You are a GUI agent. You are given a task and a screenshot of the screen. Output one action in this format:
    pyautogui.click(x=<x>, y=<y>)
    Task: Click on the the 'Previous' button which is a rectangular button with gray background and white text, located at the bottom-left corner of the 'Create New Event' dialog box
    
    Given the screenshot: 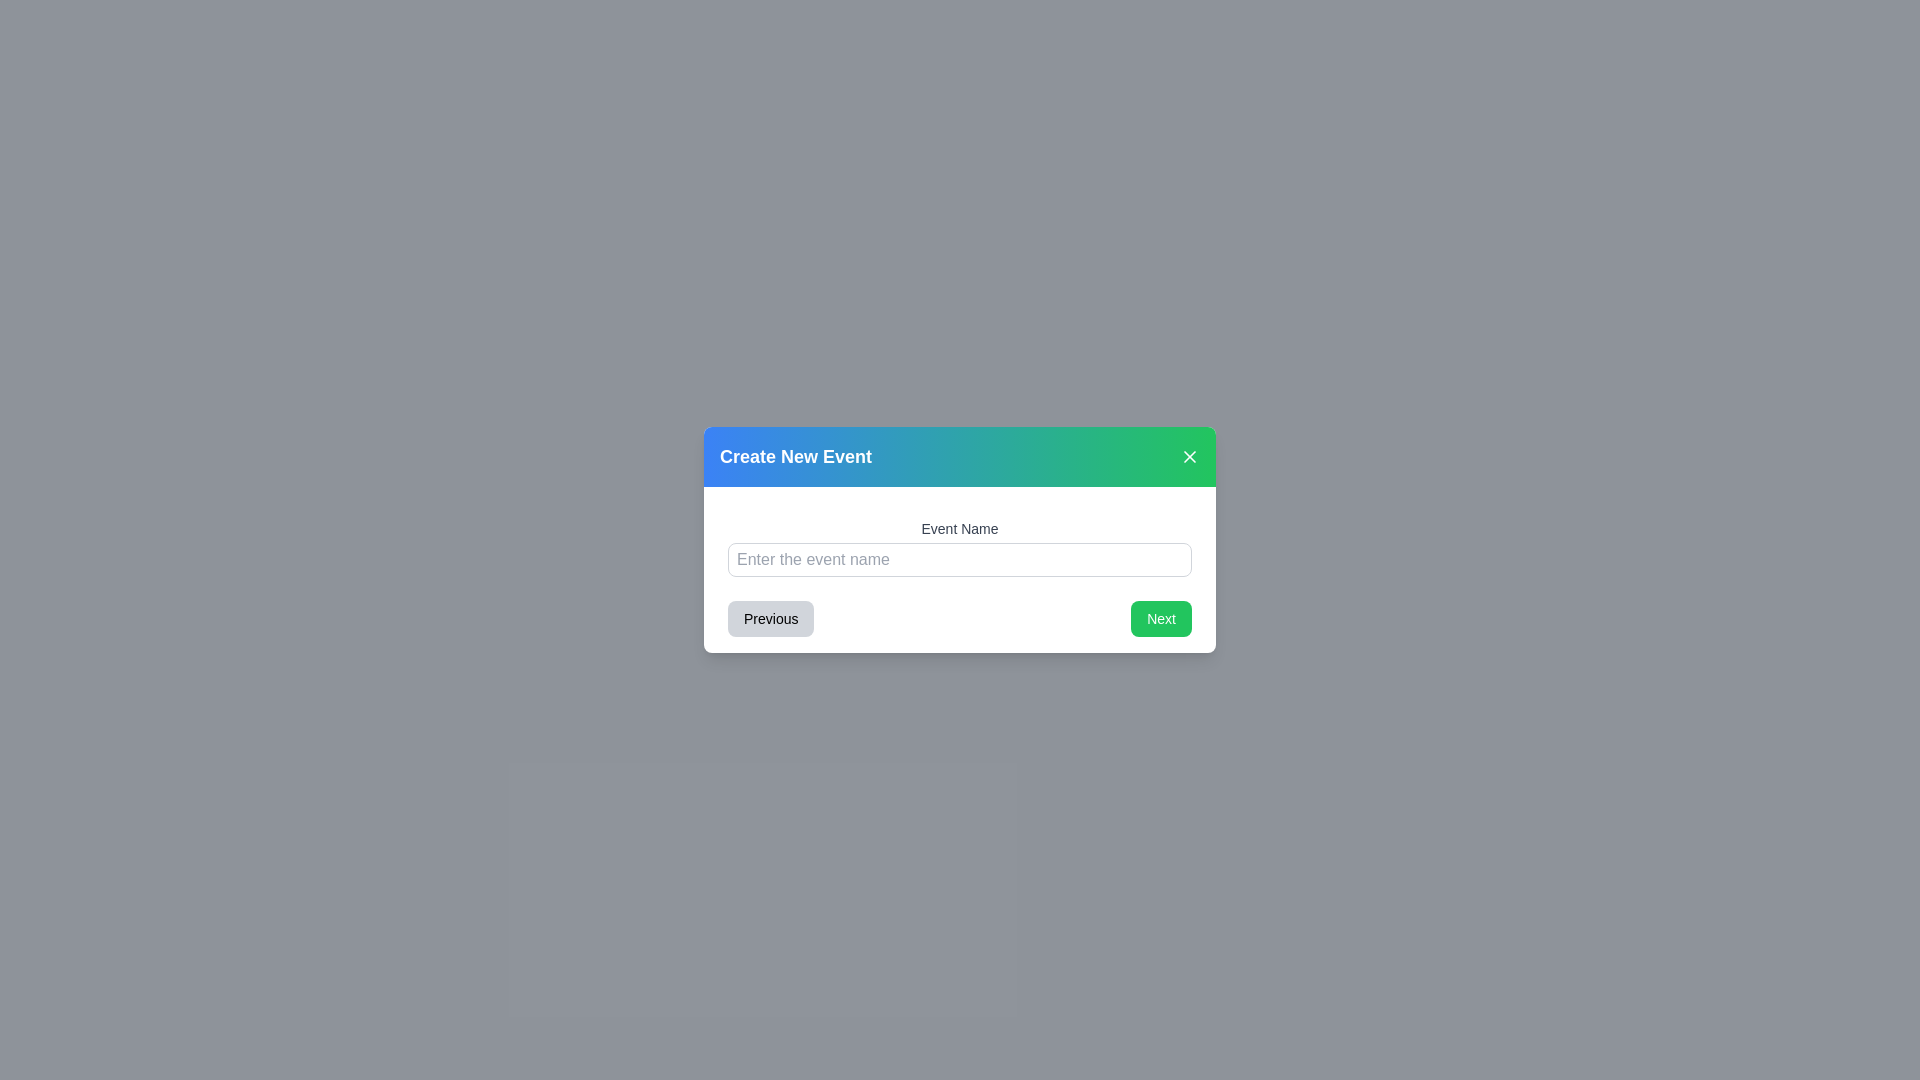 What is the action you would take?
    pyautogui.click(x=770, y=617)
    